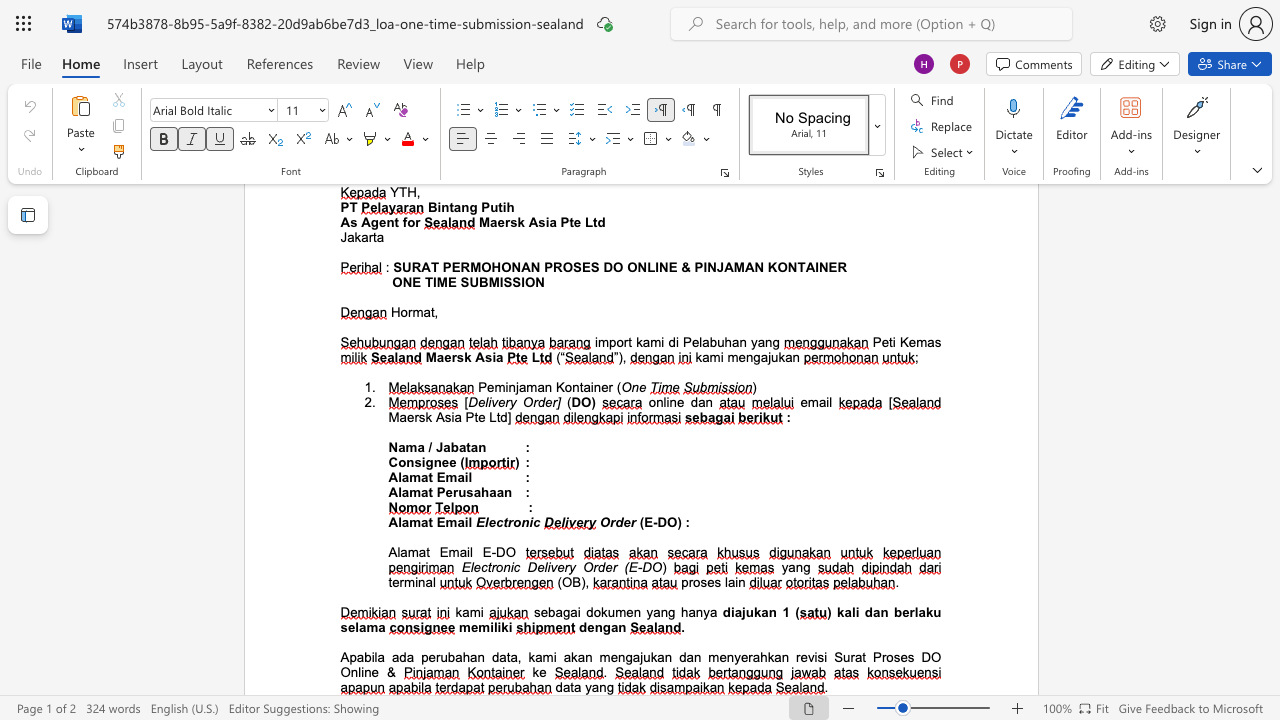 The image size is (1280, 720). What do you see at coordinates (561, 686) in the screenshot?
I see `the subset text "ata yan" within the text "data yang"` at bounding box center [561, 686].